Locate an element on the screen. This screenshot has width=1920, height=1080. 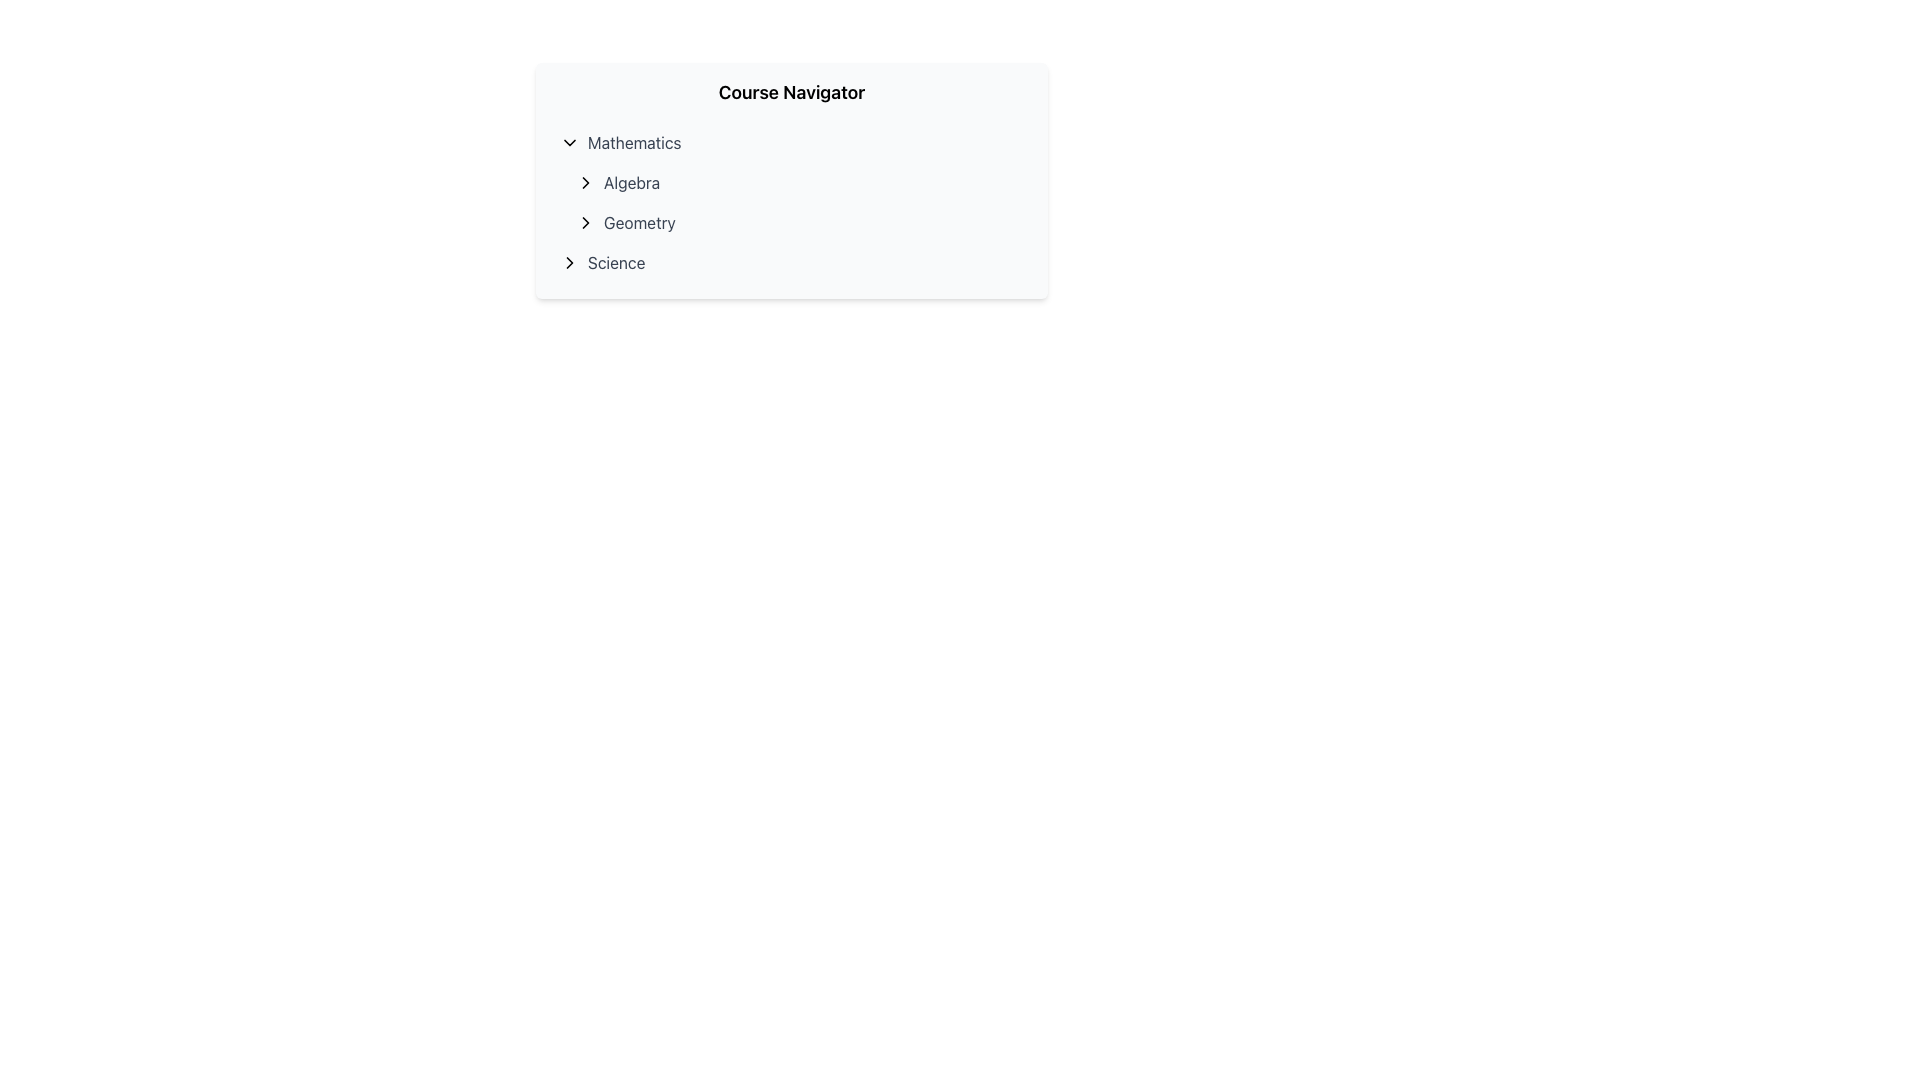
the Chevron icon located on the left side of the 'Science' text in the navigation menu is located at coordinates (569, 261).